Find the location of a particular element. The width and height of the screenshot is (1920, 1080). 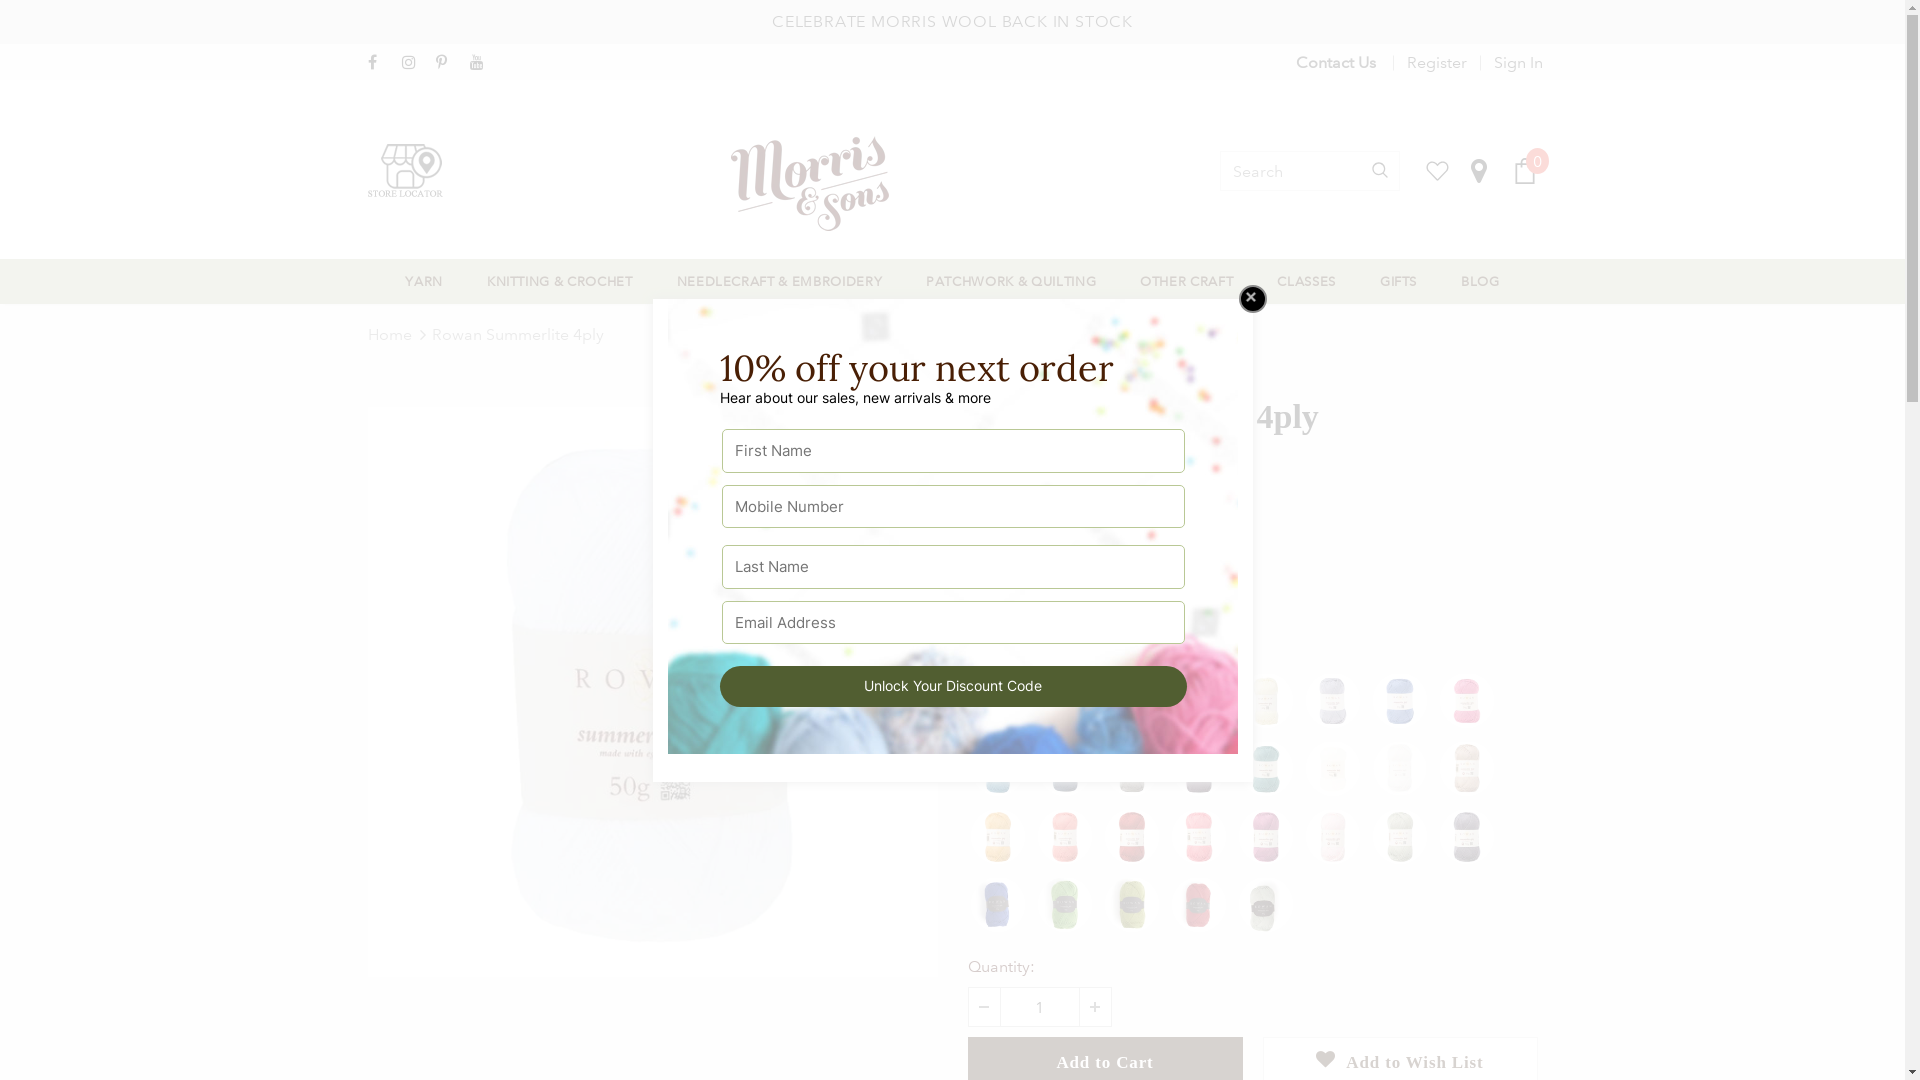

'Home' is located at coordinates (368, 334).